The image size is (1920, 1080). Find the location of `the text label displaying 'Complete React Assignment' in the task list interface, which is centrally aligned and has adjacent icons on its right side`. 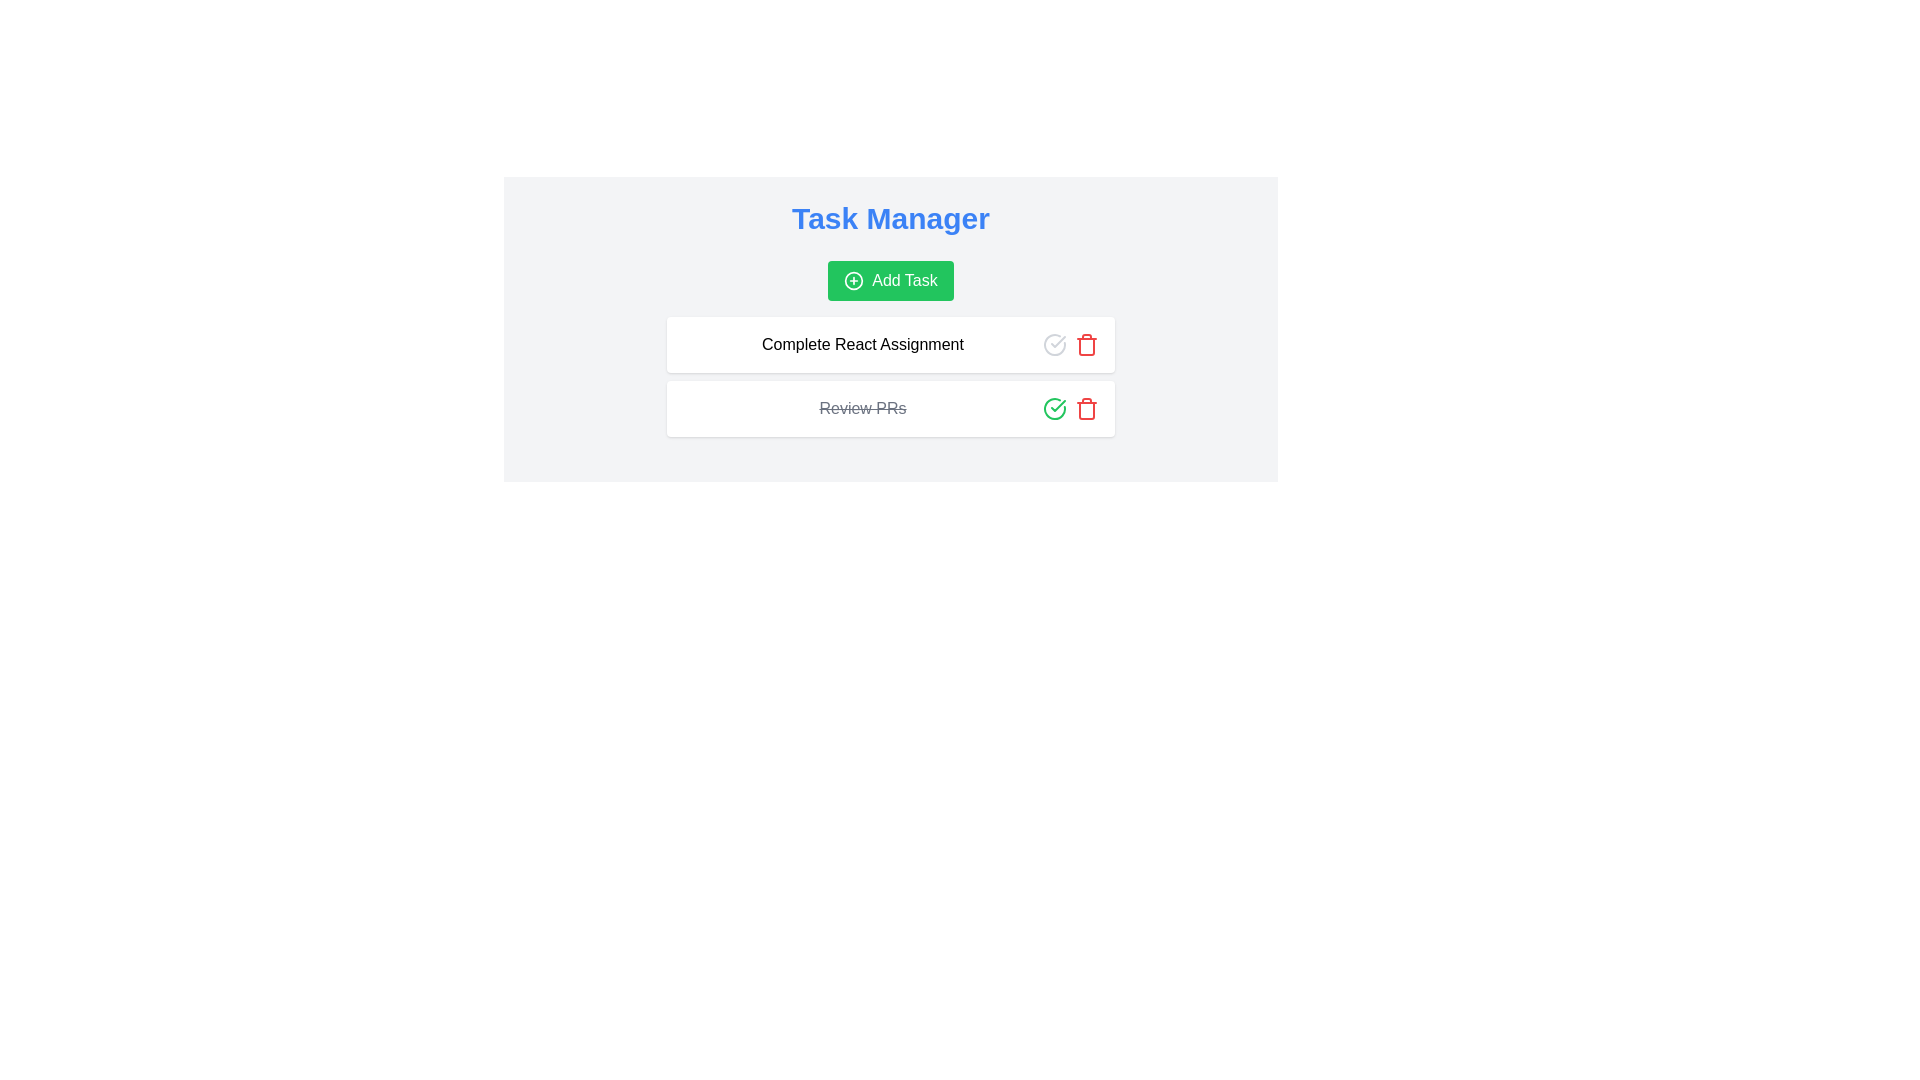

the text label displaying 'Complete React Assignment' in the task list interface, which is centrally aligned and has adjacent icons on its right side is located at coordinates (863, 343).